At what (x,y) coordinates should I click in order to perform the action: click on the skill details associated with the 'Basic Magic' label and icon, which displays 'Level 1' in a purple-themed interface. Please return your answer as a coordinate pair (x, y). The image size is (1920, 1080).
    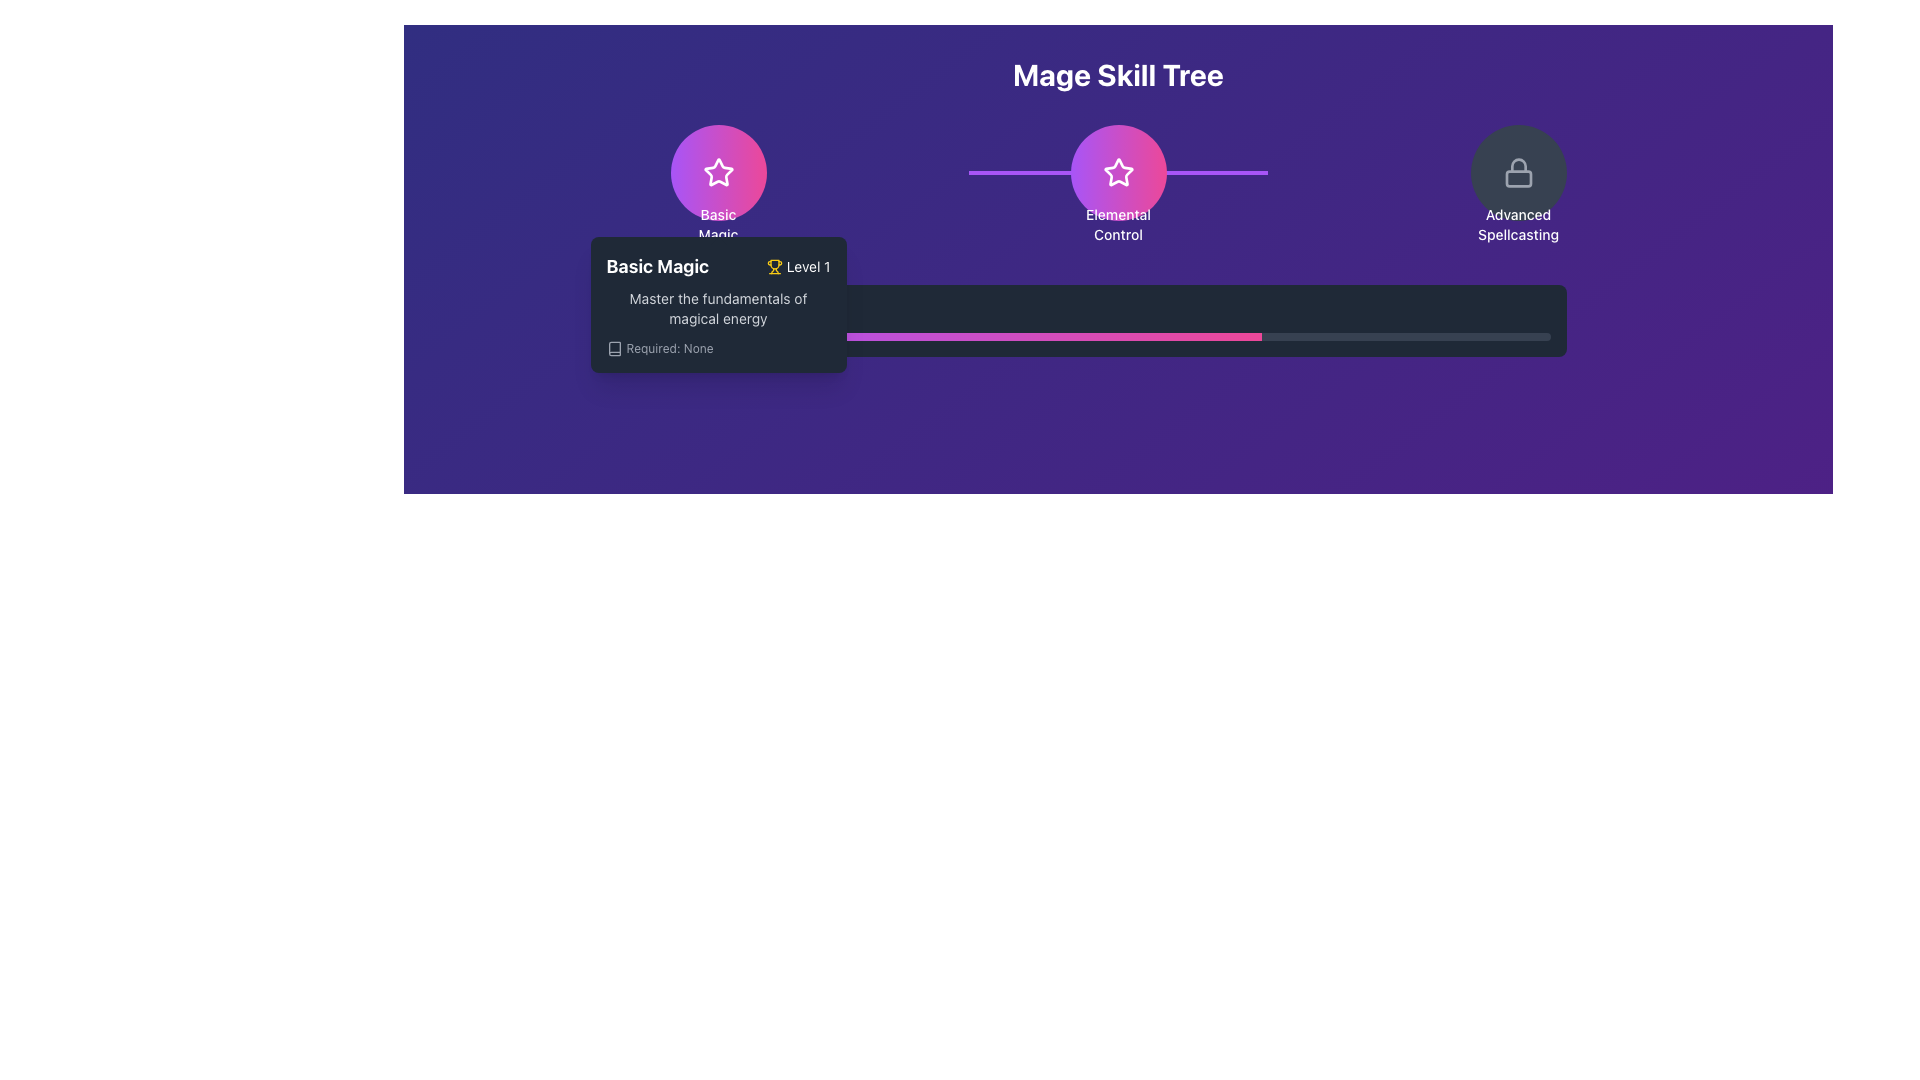
    Looking at the image, I should click on (718, 265).